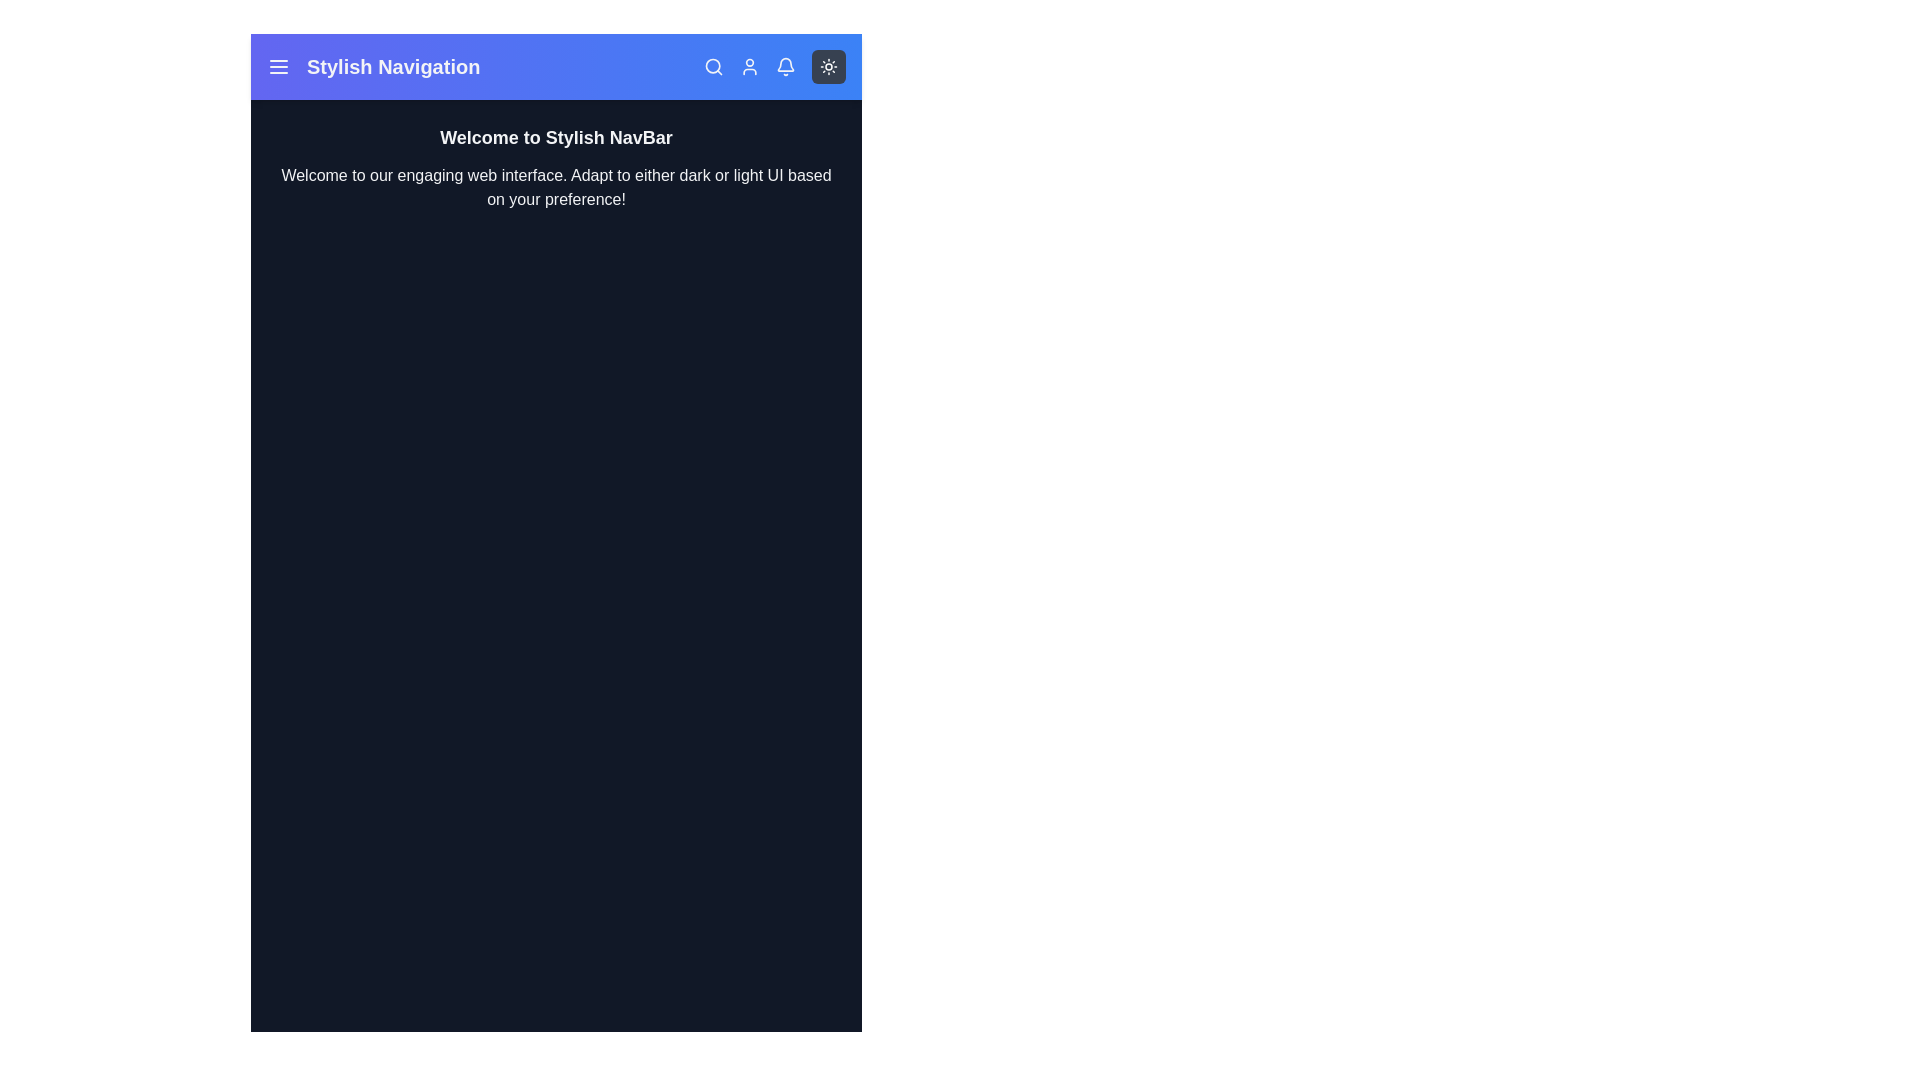  Describe the element at coordinates (785, 65) in the screenshot. I see `the notifications icon in the navigation bar` at that location.